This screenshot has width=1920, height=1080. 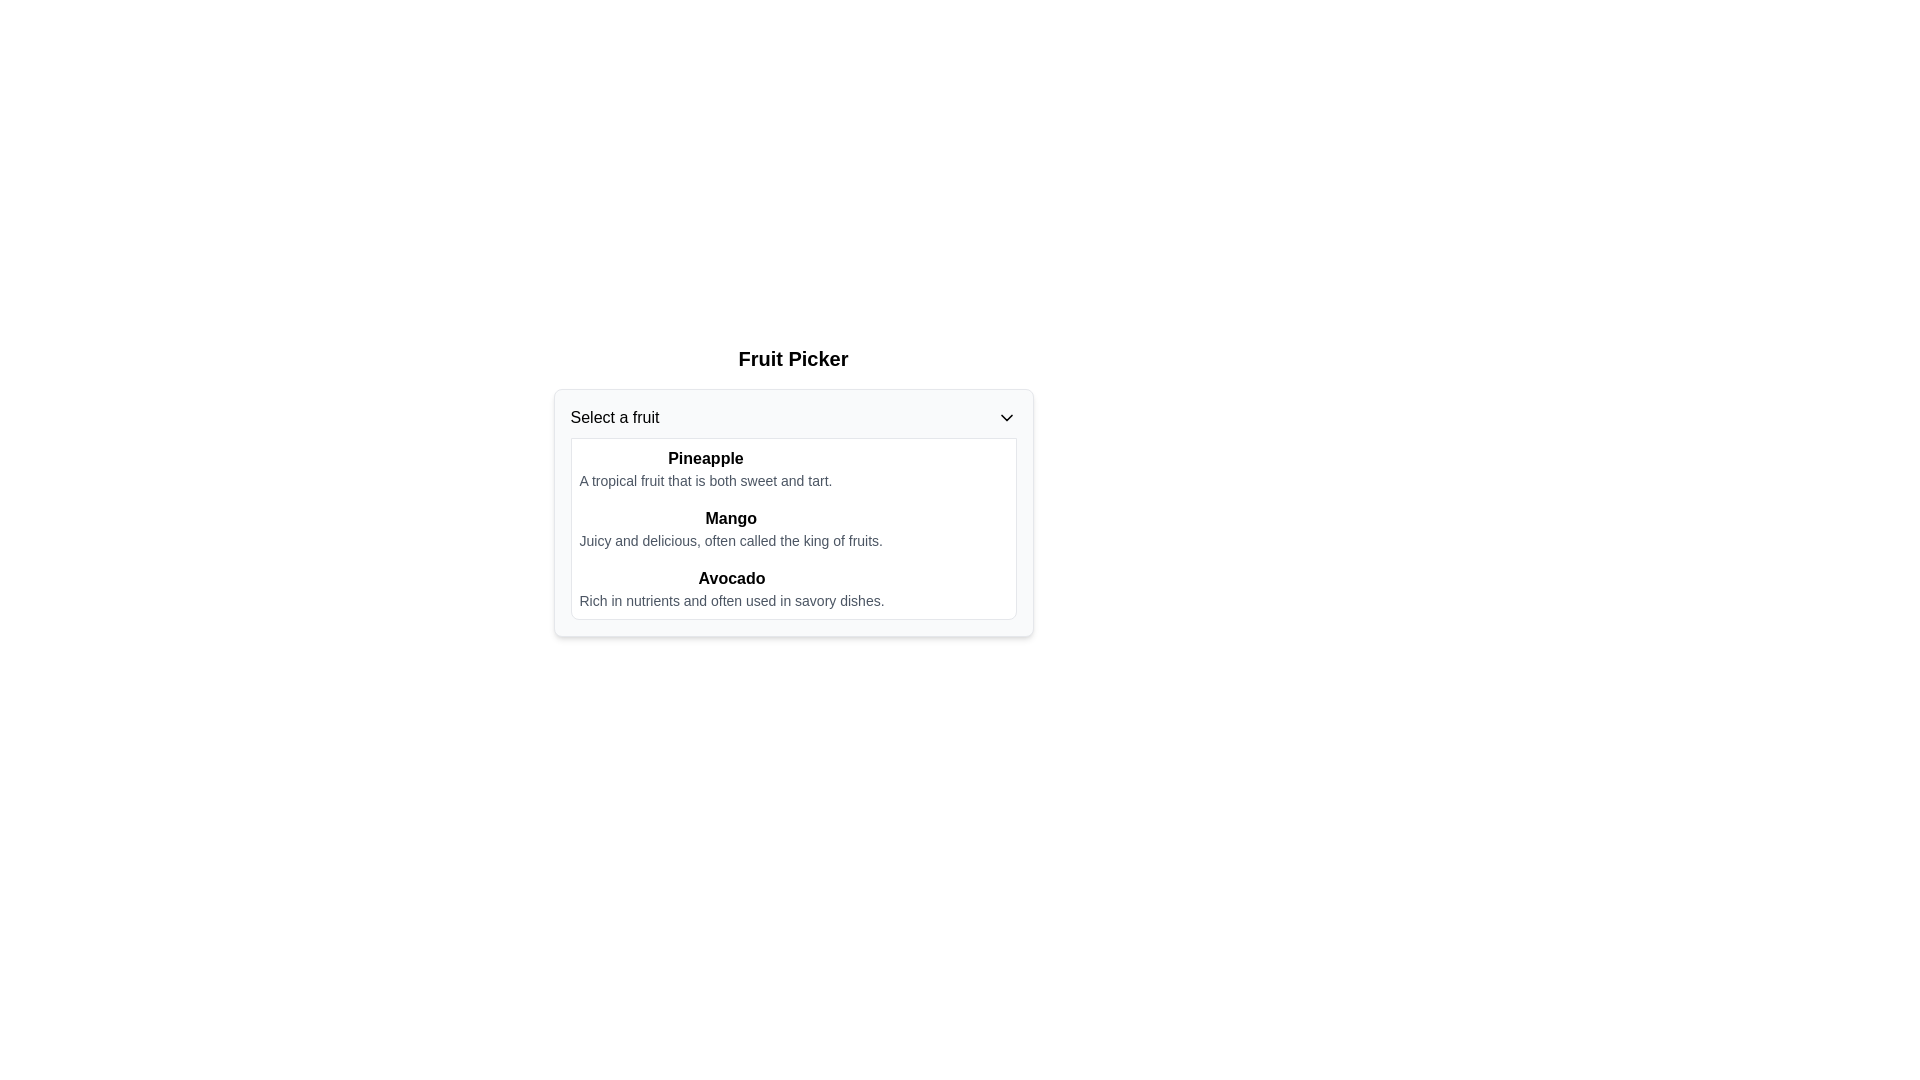 What do you see at coordinates (1006, 416) in the screenshot?
I see `the downward-pointing chevron icon next to the 'Select a fruit' dropdown menu` at bounding box center [1006, 416].